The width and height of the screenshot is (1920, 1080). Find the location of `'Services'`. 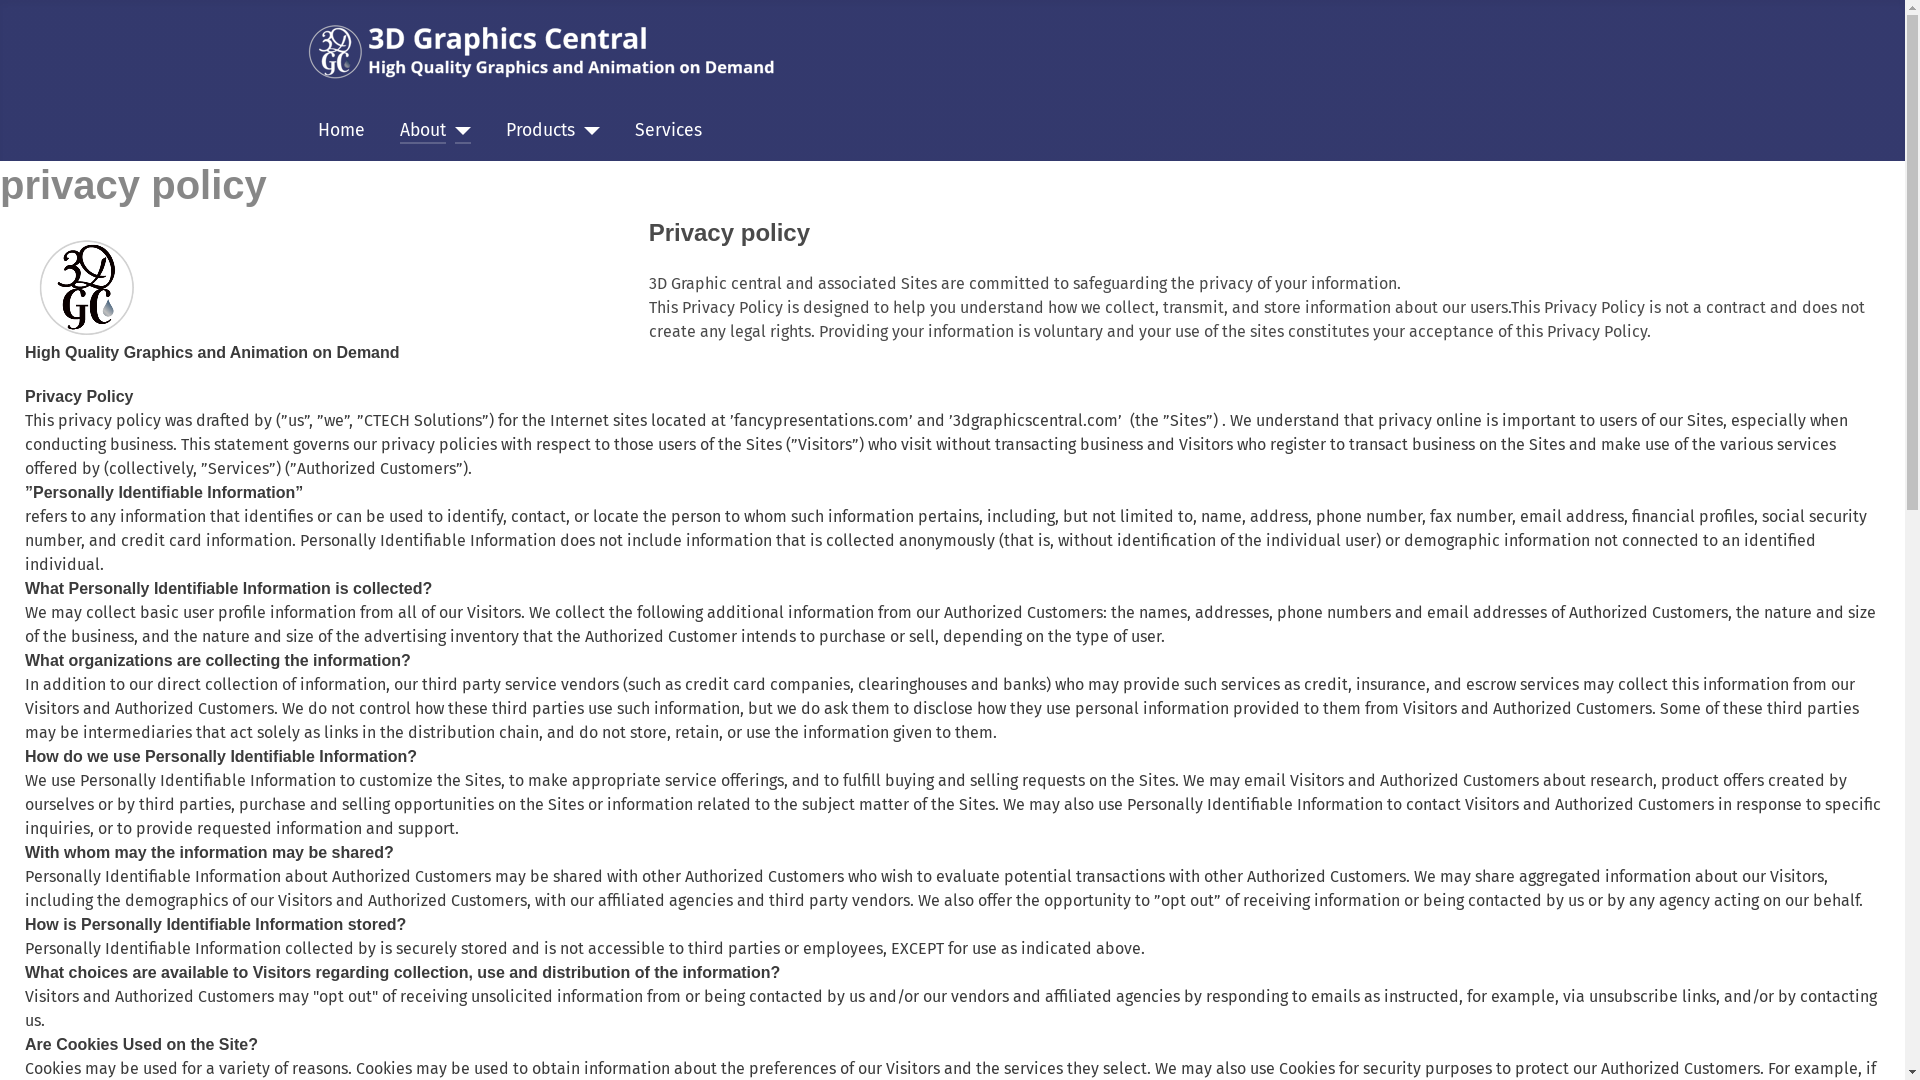

'Services' is located at coordinates (668, 131).